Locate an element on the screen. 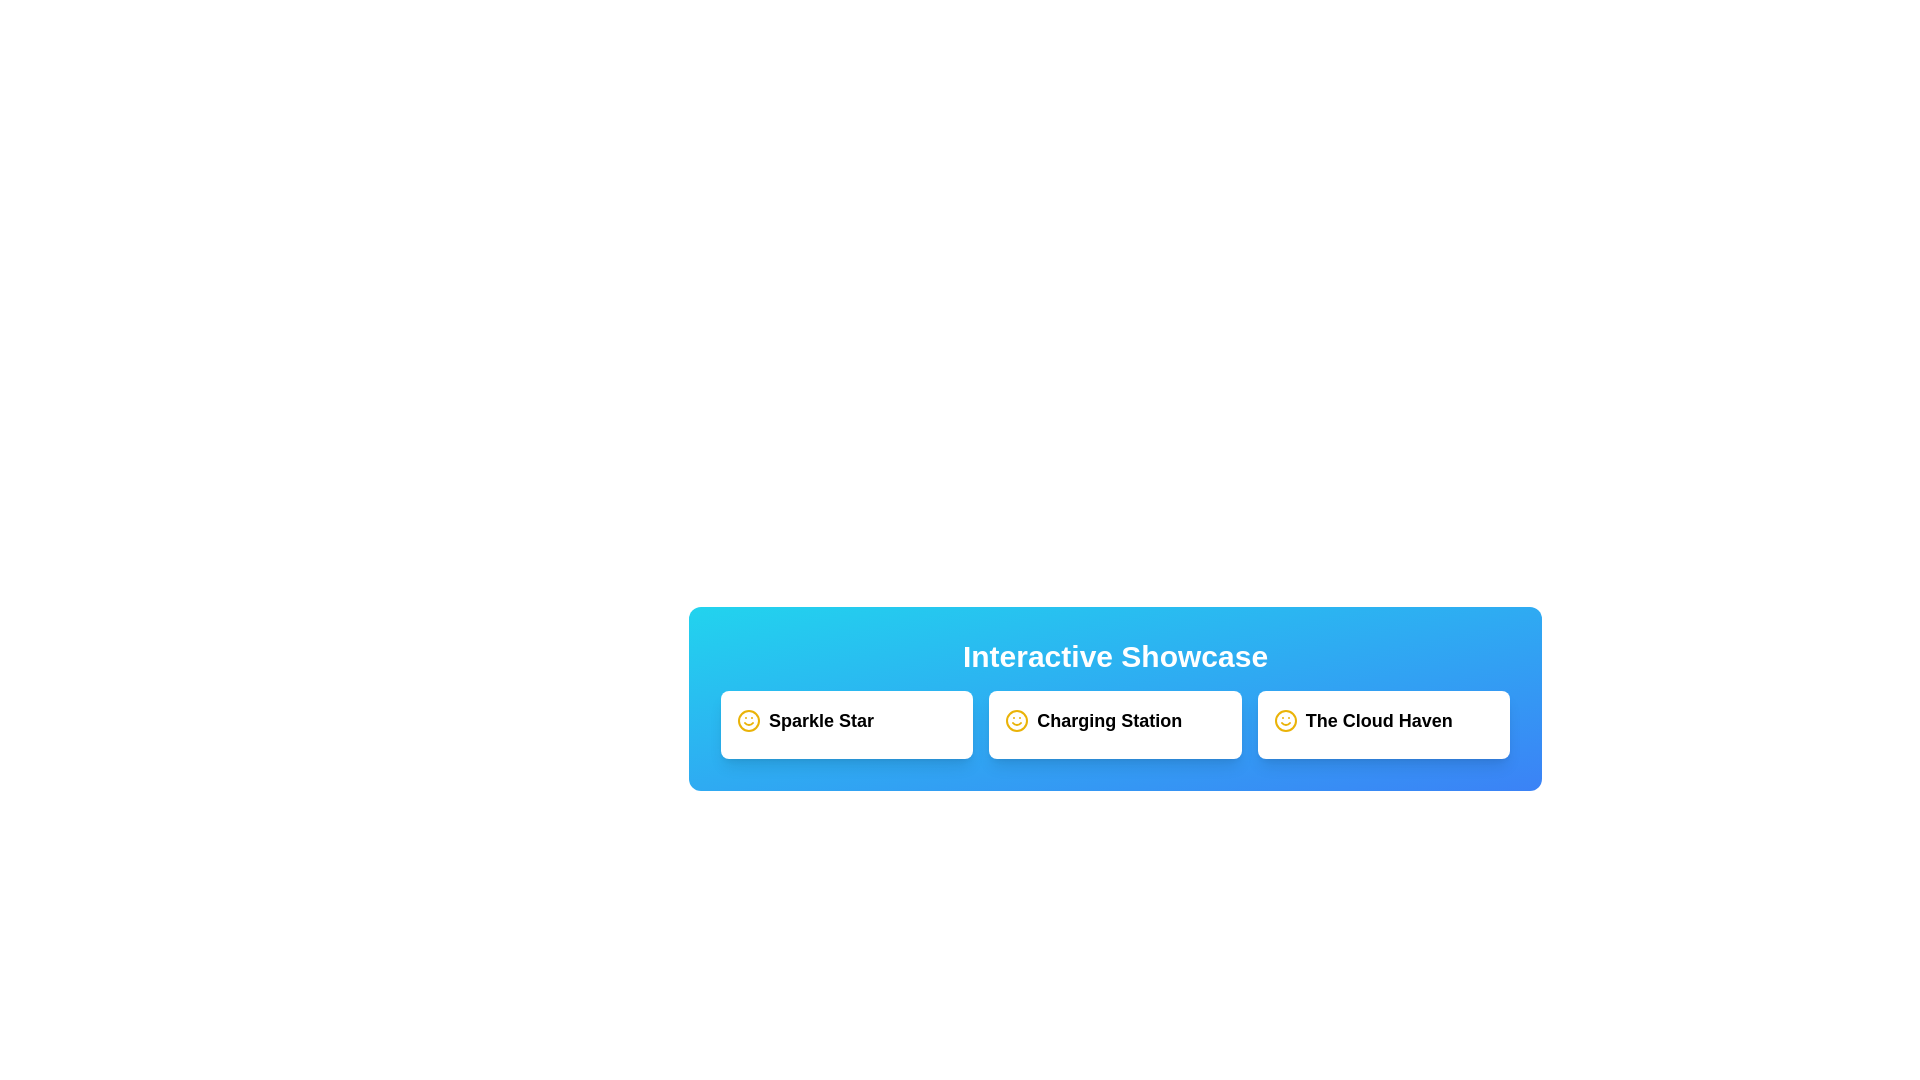 This screenshot has height=1080, width=1920. the smiley face icon representing a positive state, located to the left of the 'Charging Station' label in the second section of the layout is located at coordinates (1017, 721).